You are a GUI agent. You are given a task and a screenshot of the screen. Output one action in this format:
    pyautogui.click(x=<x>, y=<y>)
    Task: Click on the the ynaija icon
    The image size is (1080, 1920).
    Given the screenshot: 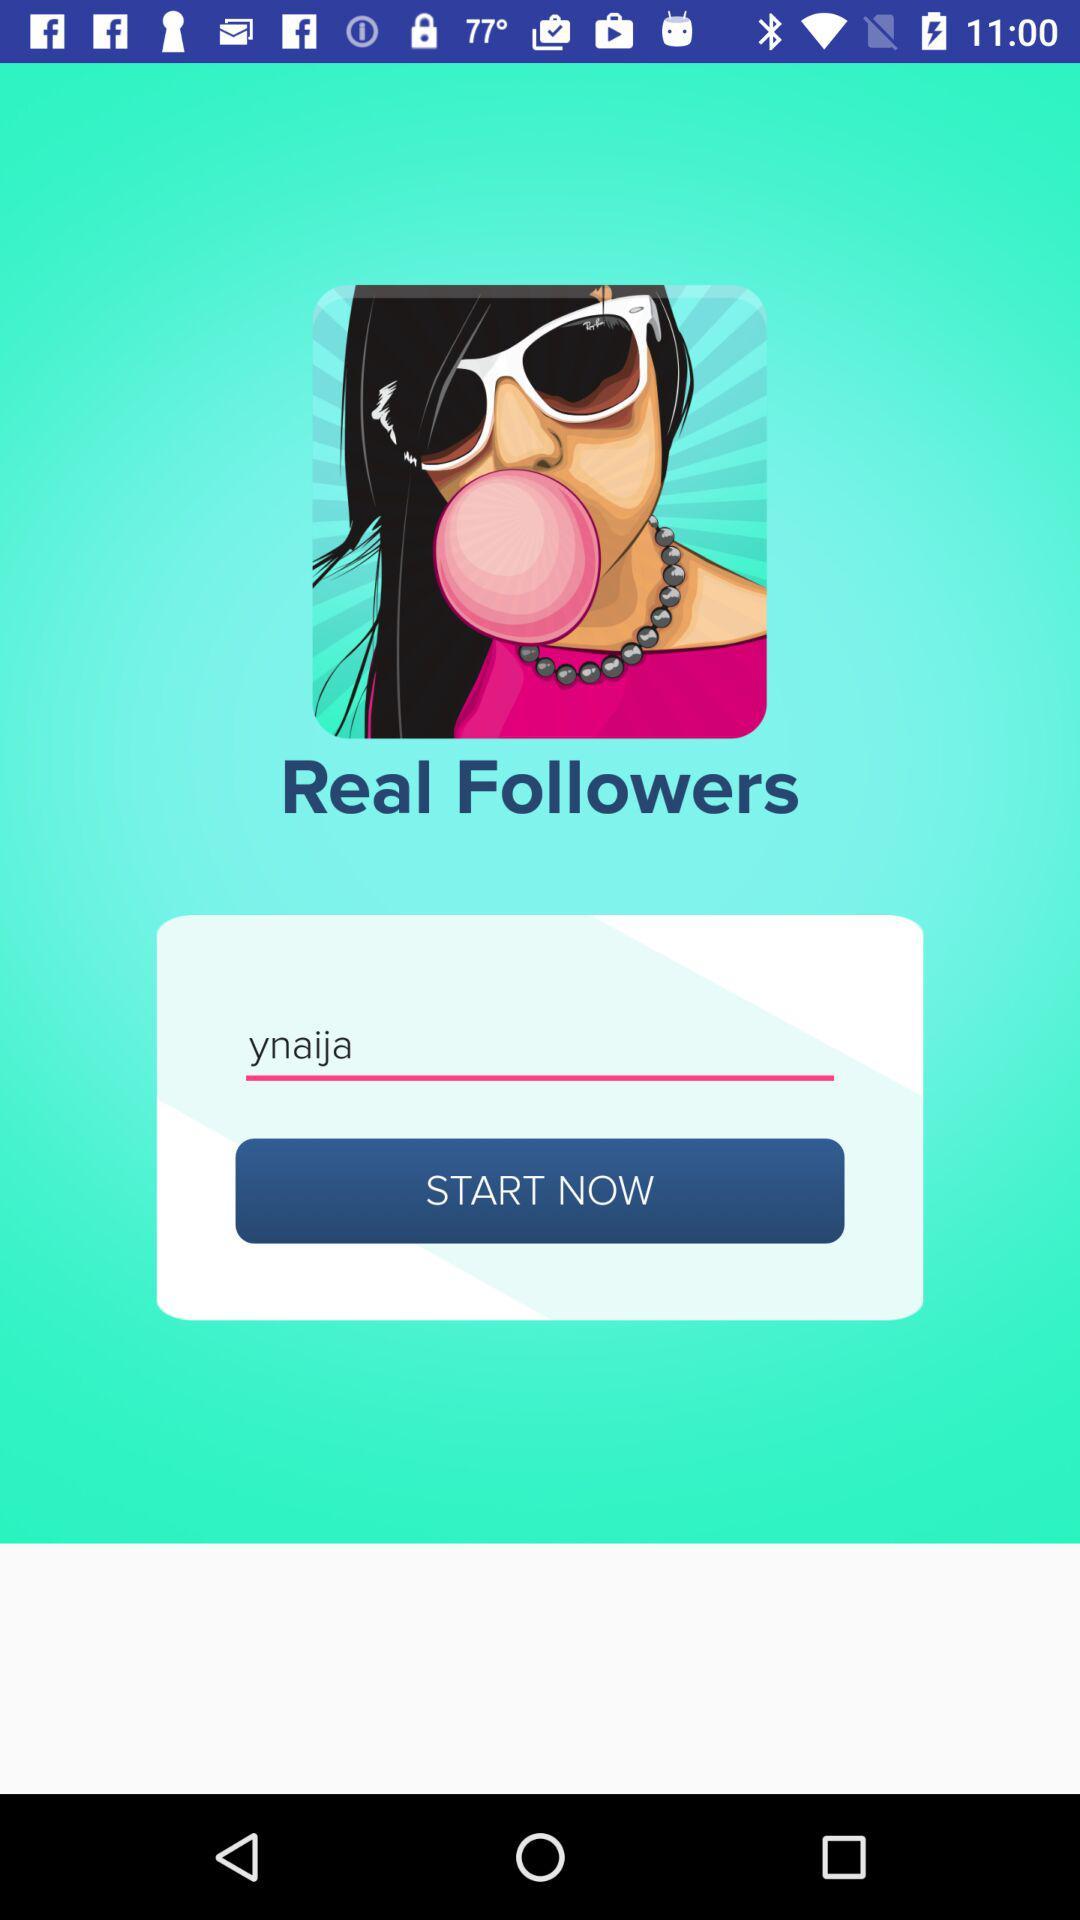 What is the action you would take?
    pyautogui.click(x=540, y=1045)
    